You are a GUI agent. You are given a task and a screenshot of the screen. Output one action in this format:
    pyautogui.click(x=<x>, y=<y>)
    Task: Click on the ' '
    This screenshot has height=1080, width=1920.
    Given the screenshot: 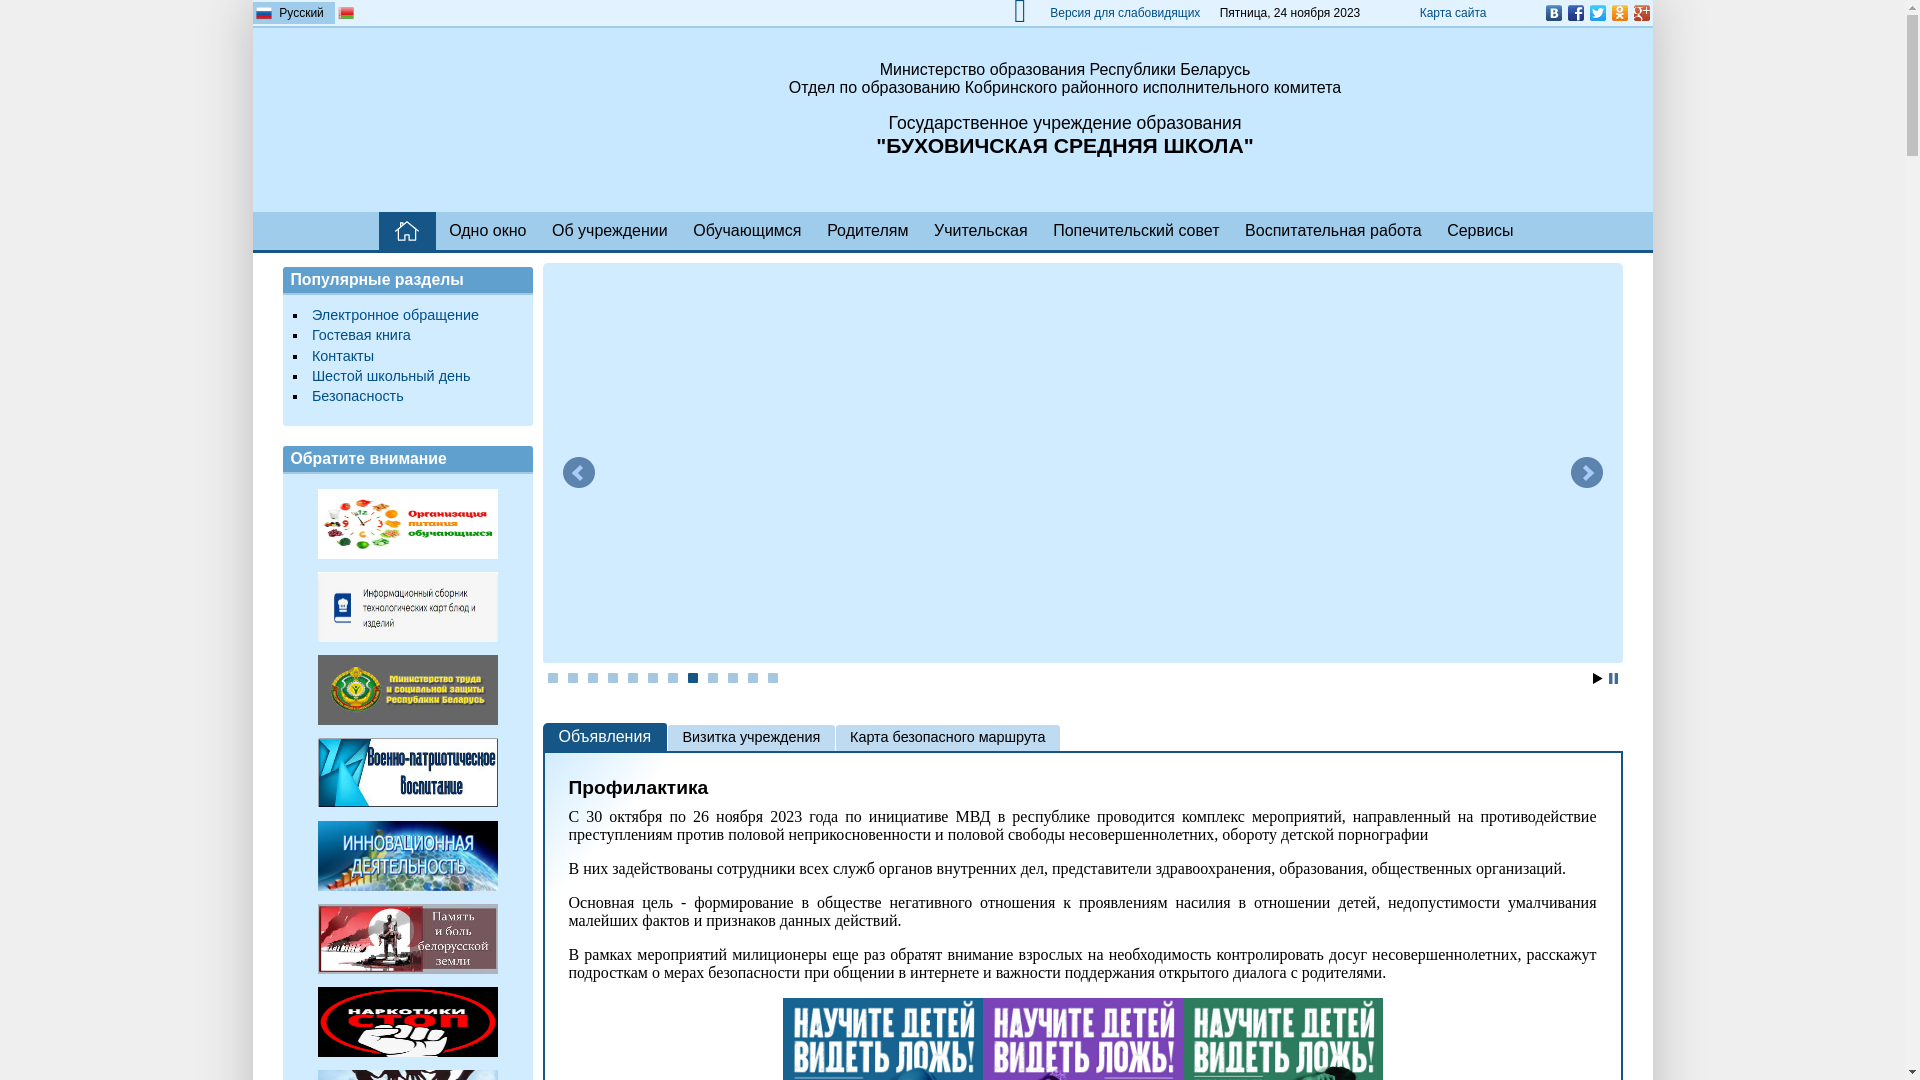 What is the action you would take?
    pyautogui.click(x=379, y=230)
    